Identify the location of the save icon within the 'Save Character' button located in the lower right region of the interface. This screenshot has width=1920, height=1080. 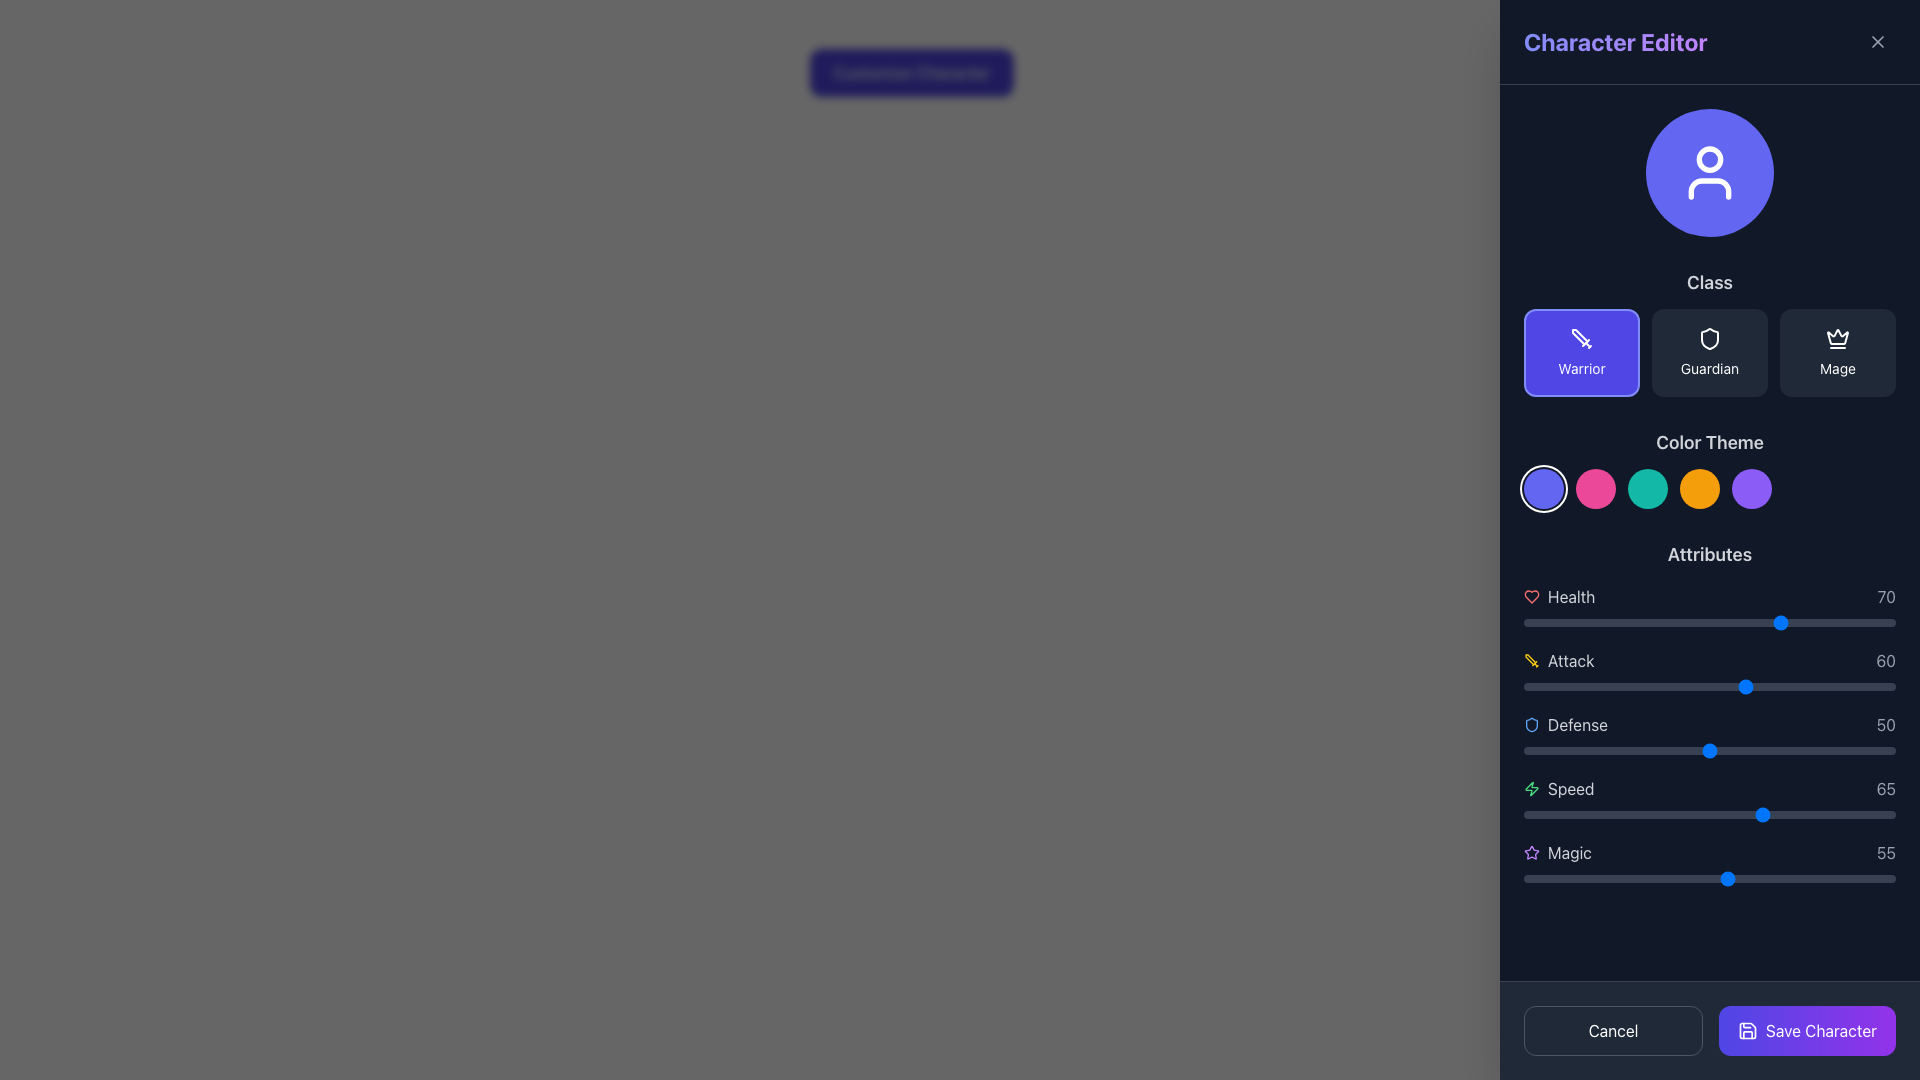
(1746, 1030).